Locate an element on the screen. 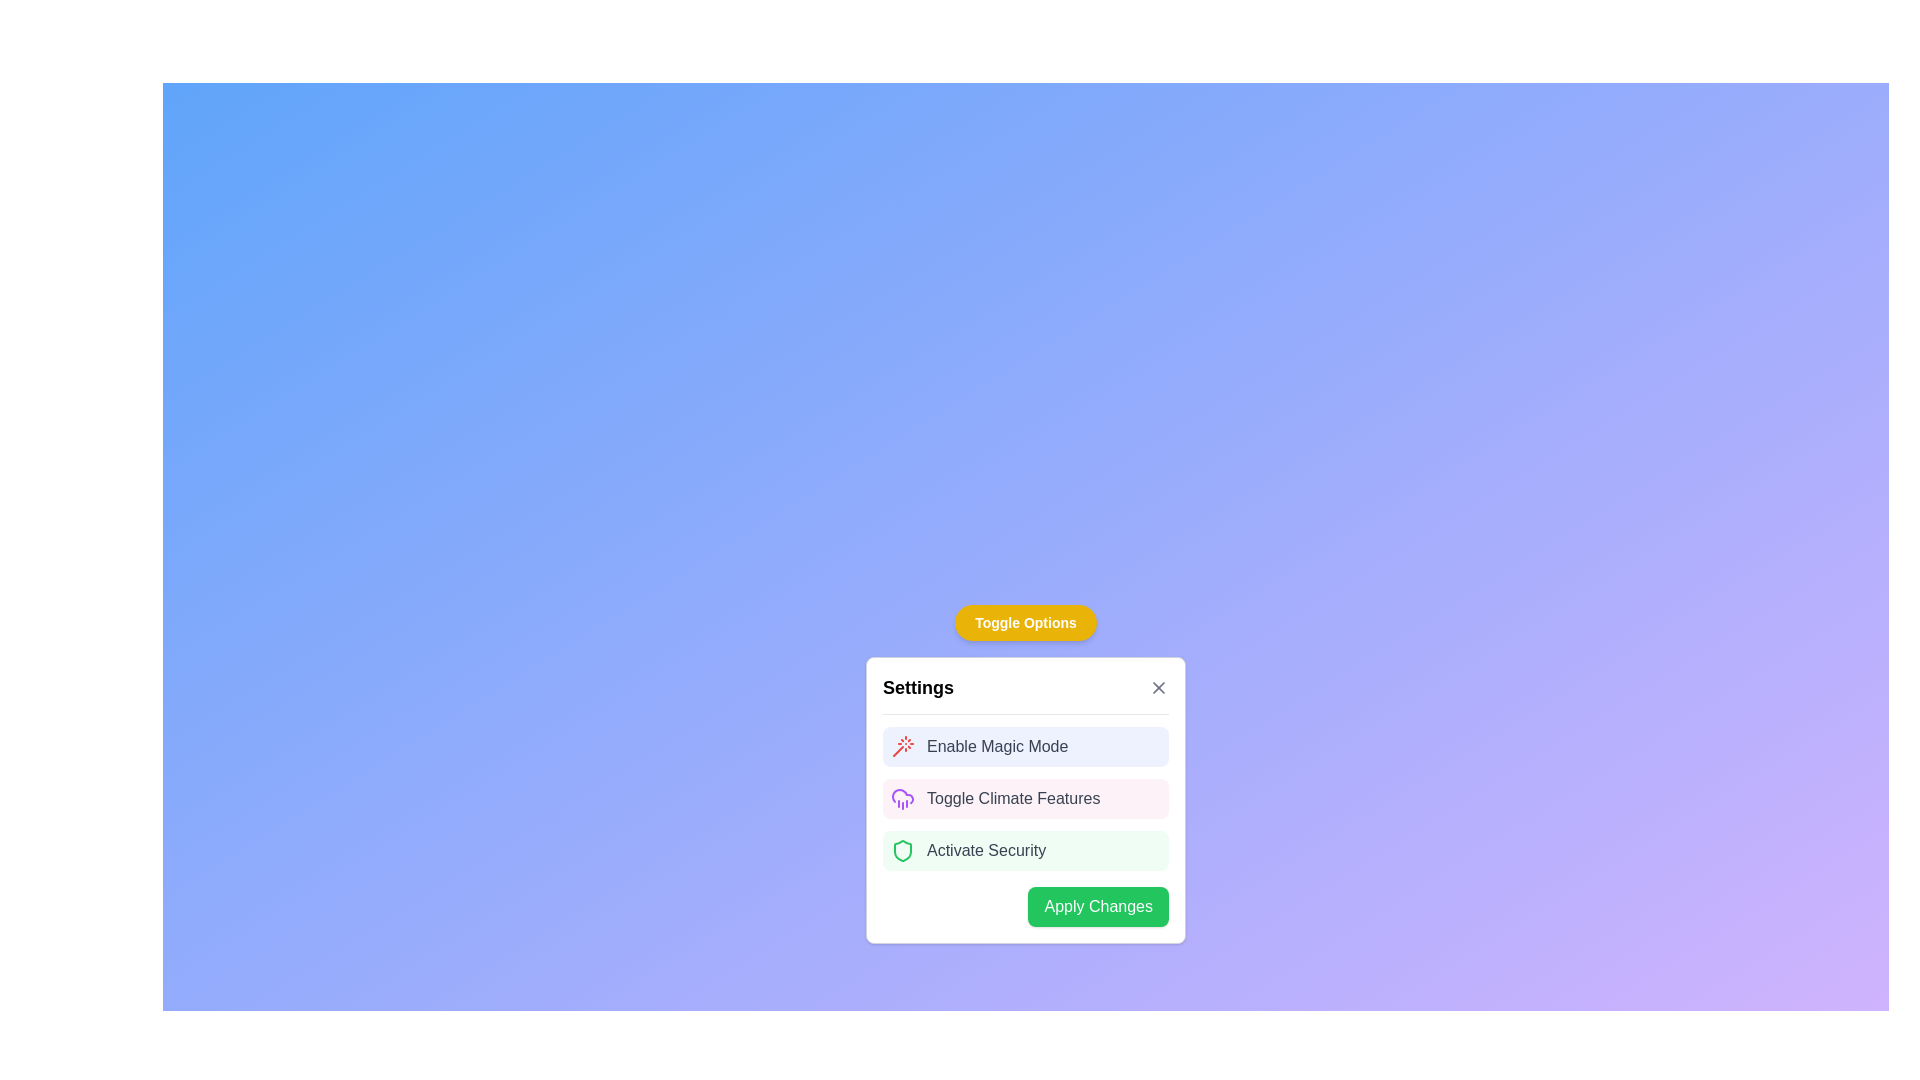 The height and width of the screenshot is (1080, 1920). the purple cloud and rain icon located to the left of the 'Toggle Climate Features' text in the pink-highlighted section of the settings modal is located at coordinates (901, 797).